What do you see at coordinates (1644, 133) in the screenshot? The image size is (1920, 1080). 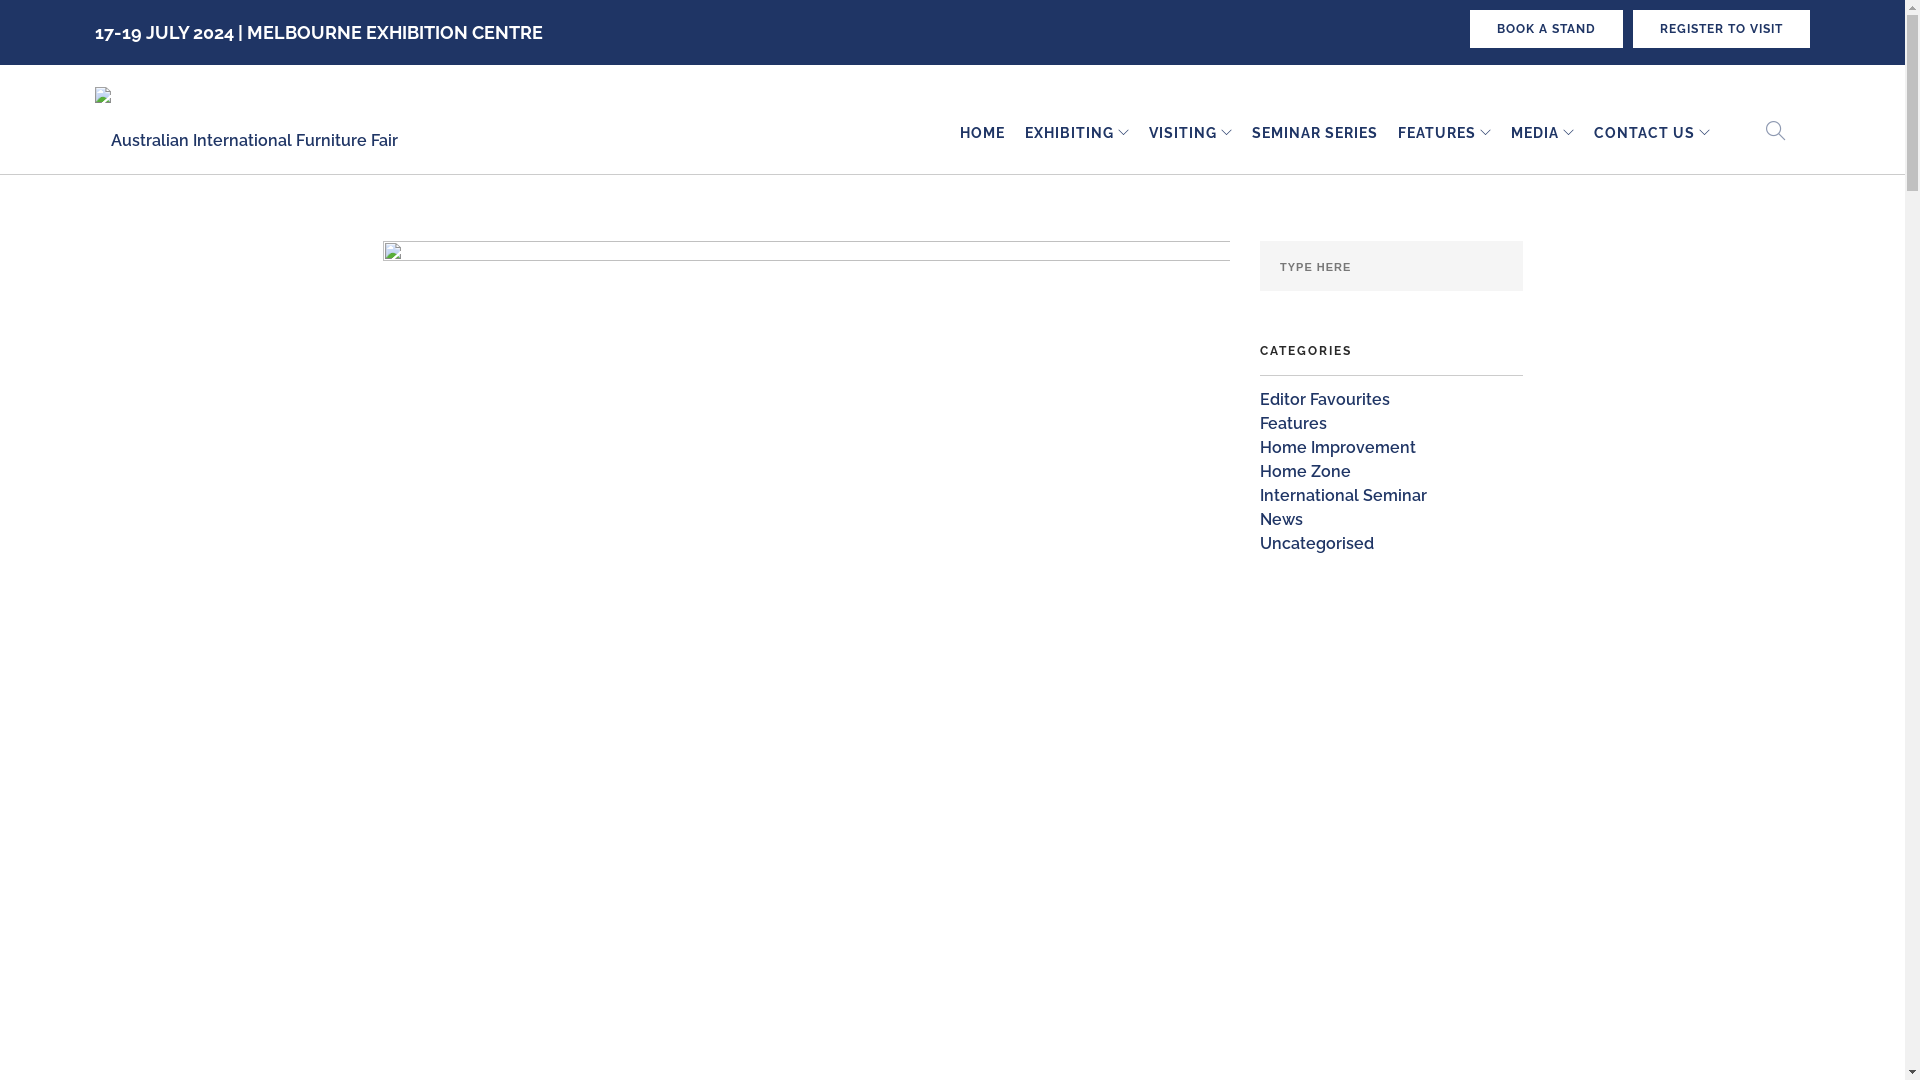 I see `'CONTACT US'` at bounding box center [1644, 133].